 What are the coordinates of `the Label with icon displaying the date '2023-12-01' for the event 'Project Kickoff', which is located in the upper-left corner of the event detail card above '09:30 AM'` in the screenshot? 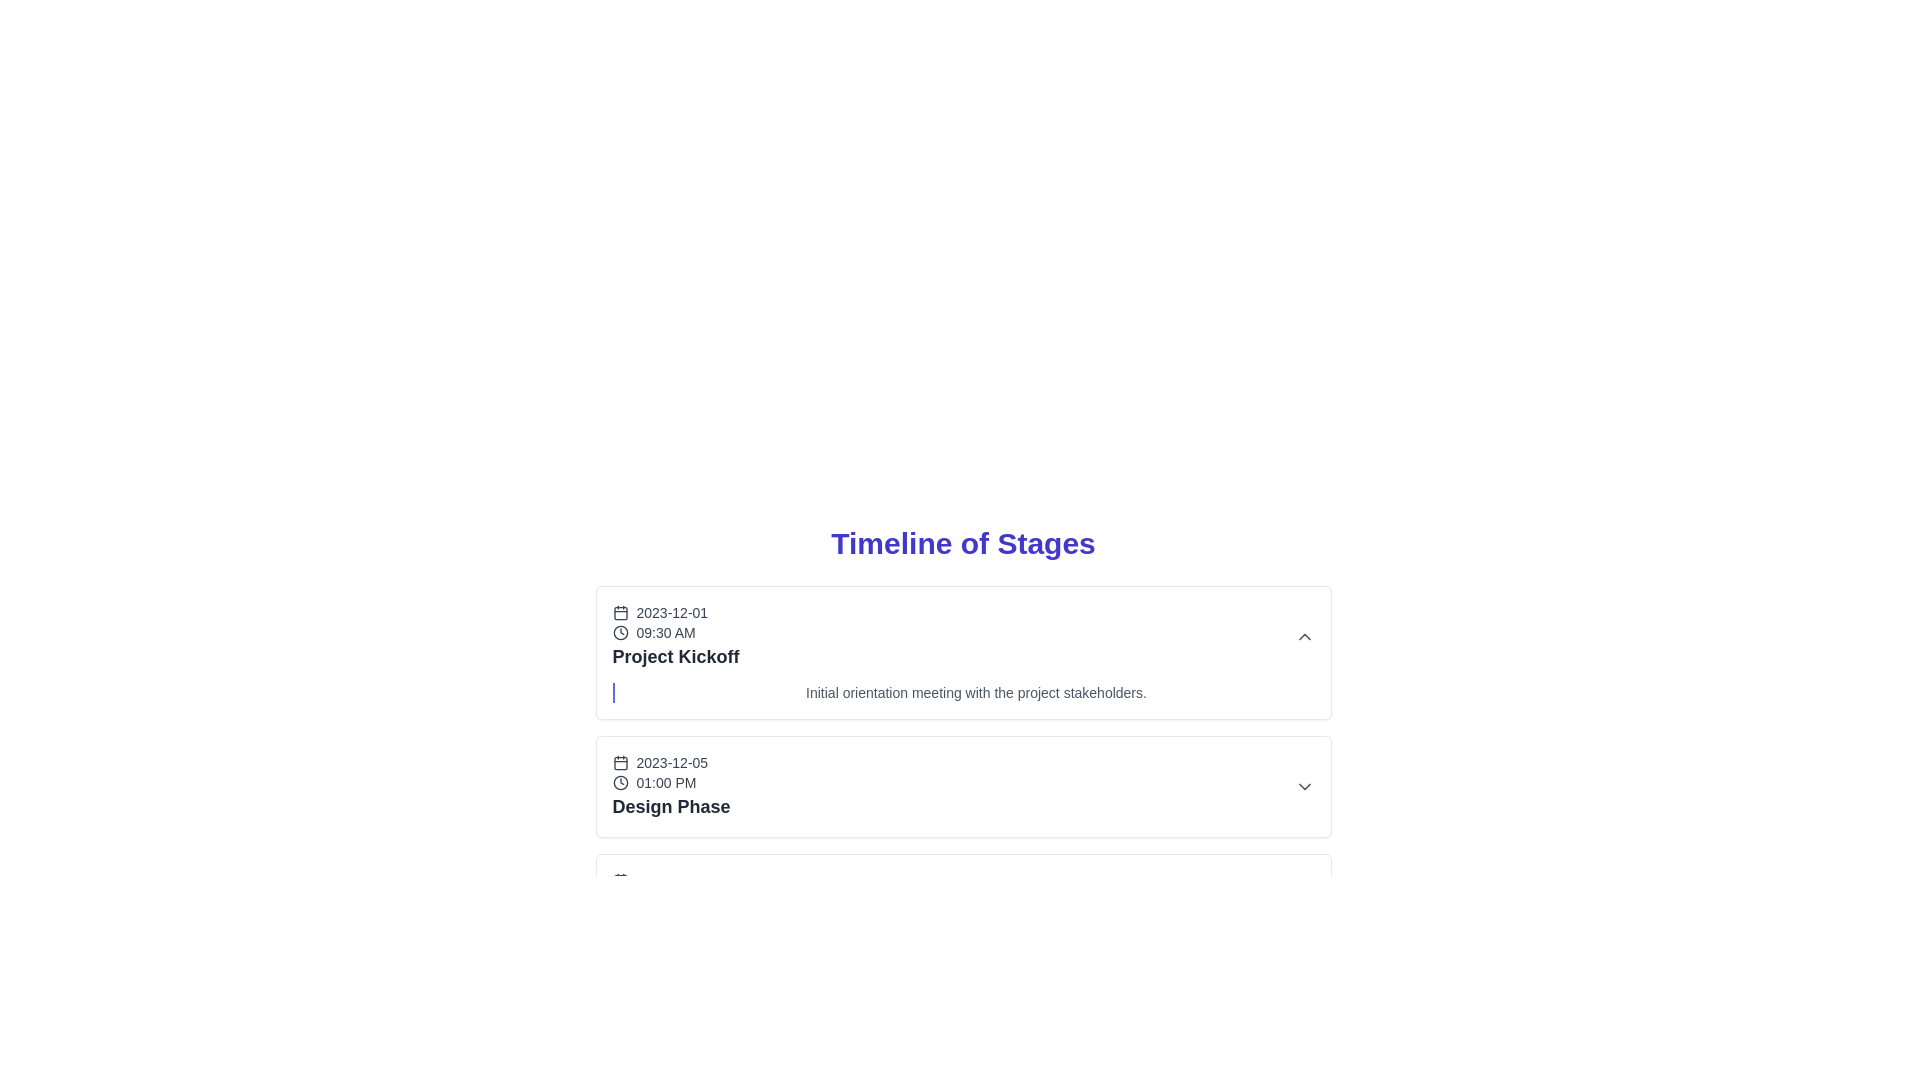 It's located at (676, 612).